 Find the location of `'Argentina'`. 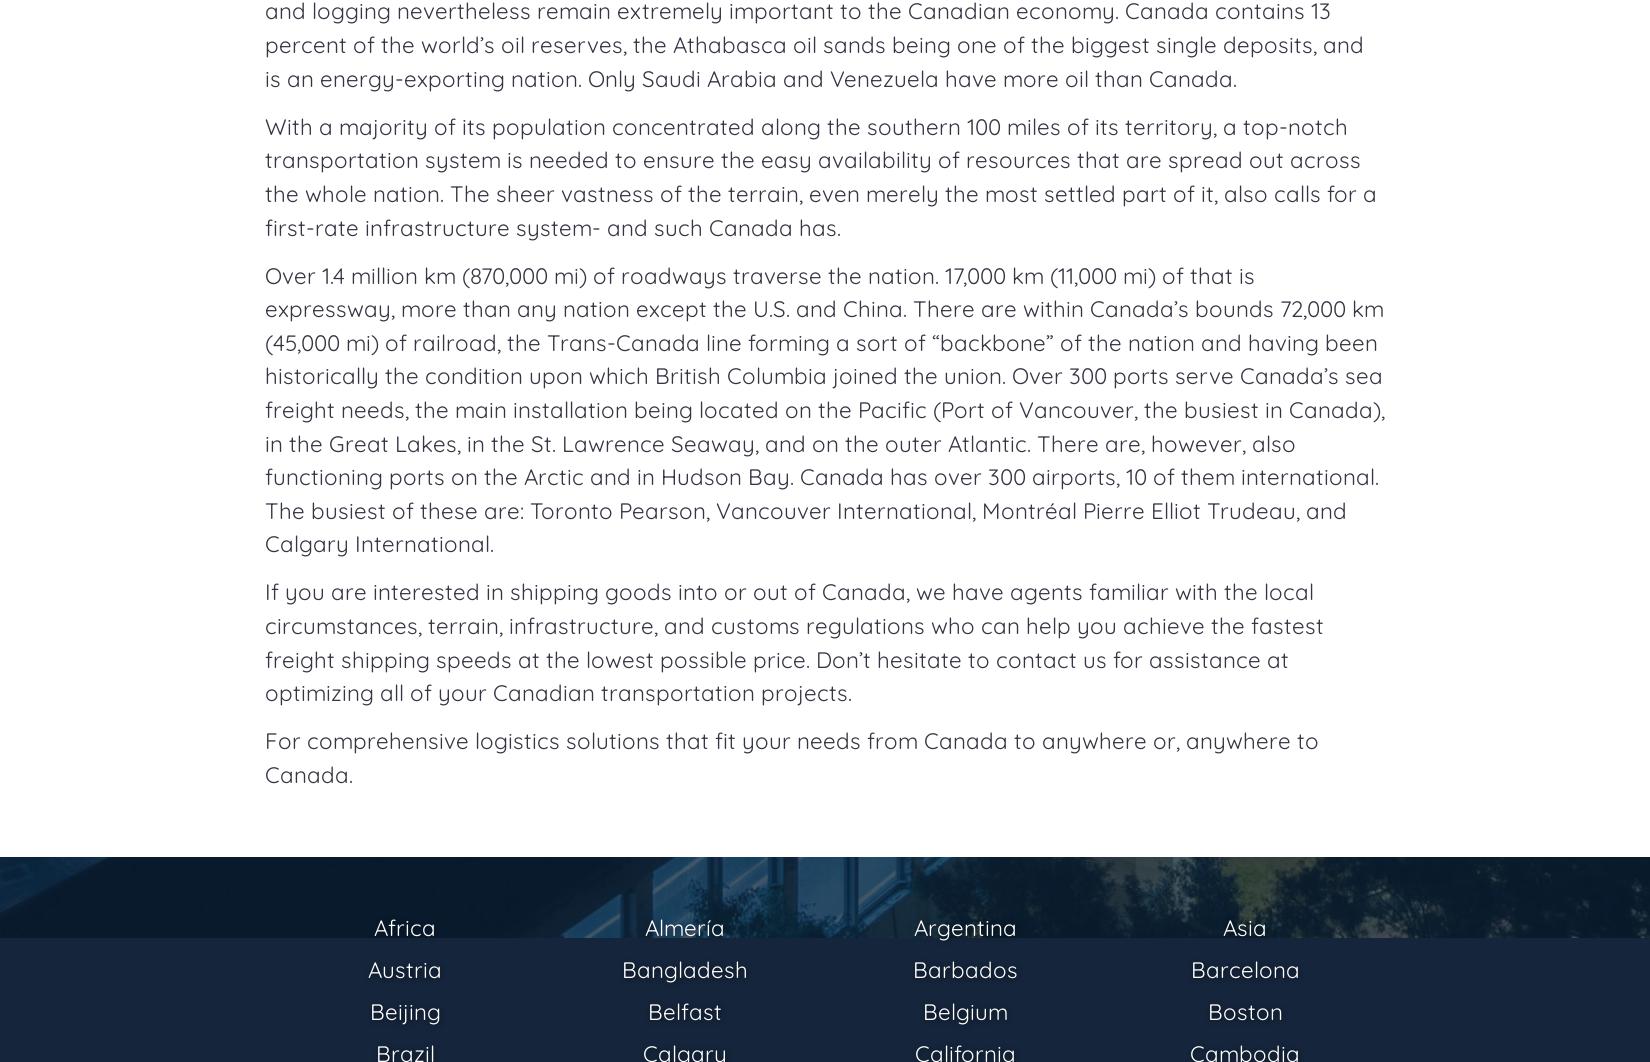

'Argentina' is located at coordinates (964, 926).